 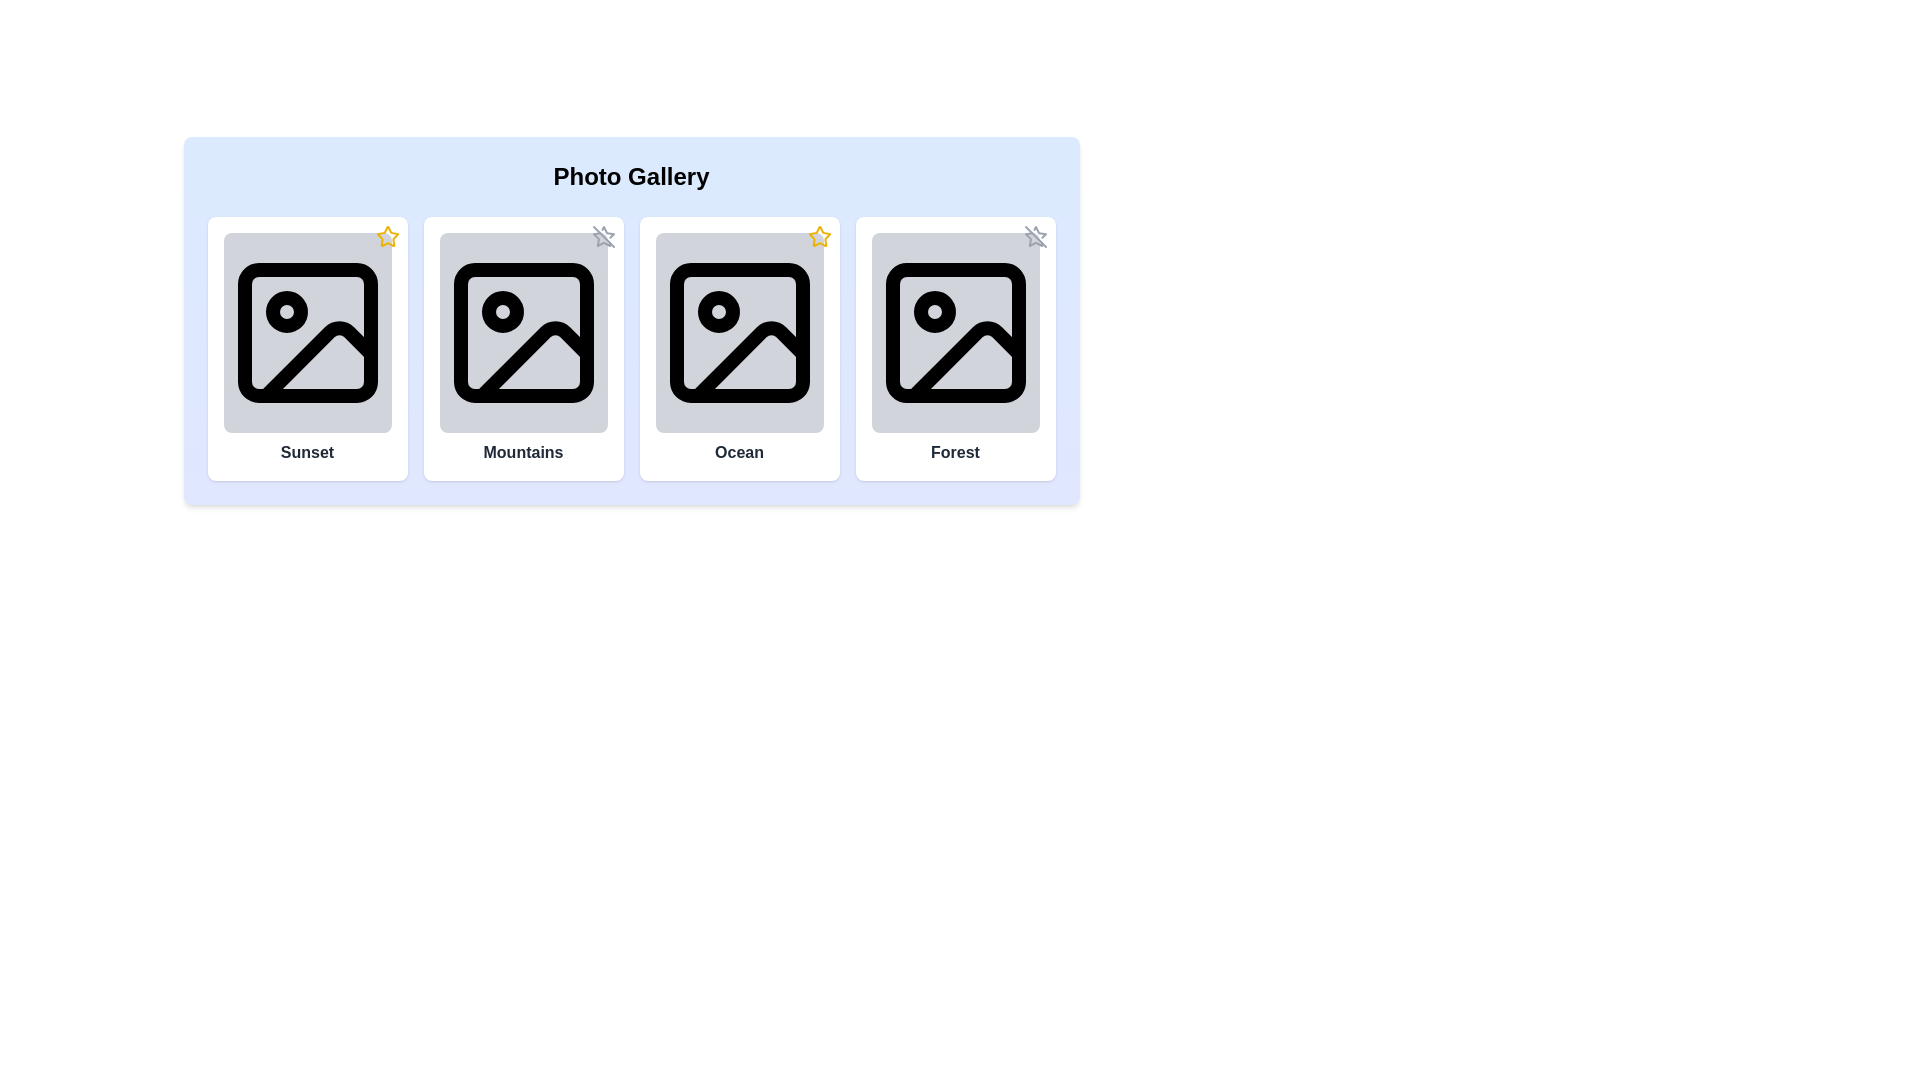 I want to click on the photo card labeled Sunset, so click(x=306, y=347).